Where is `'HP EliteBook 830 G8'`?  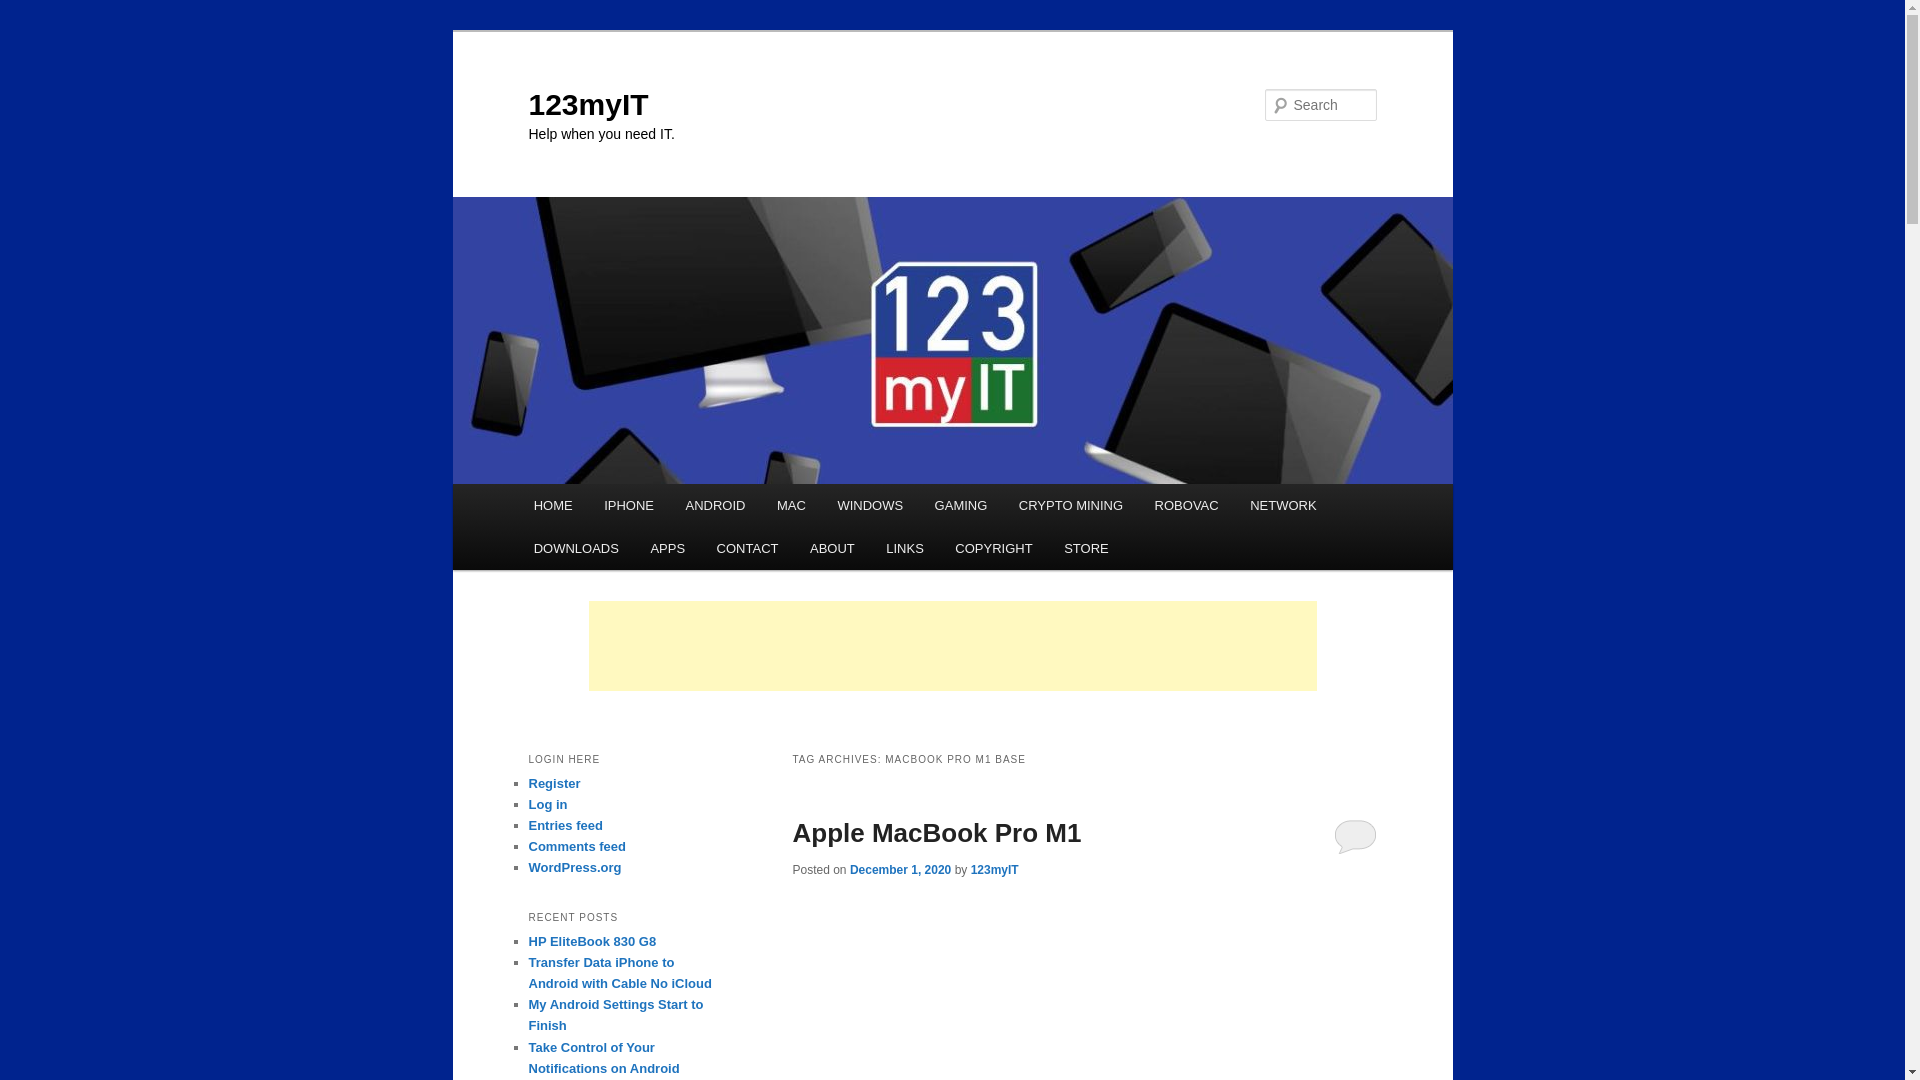
'HP EliteBook 830 G8' is located at coordinates (590, 941).